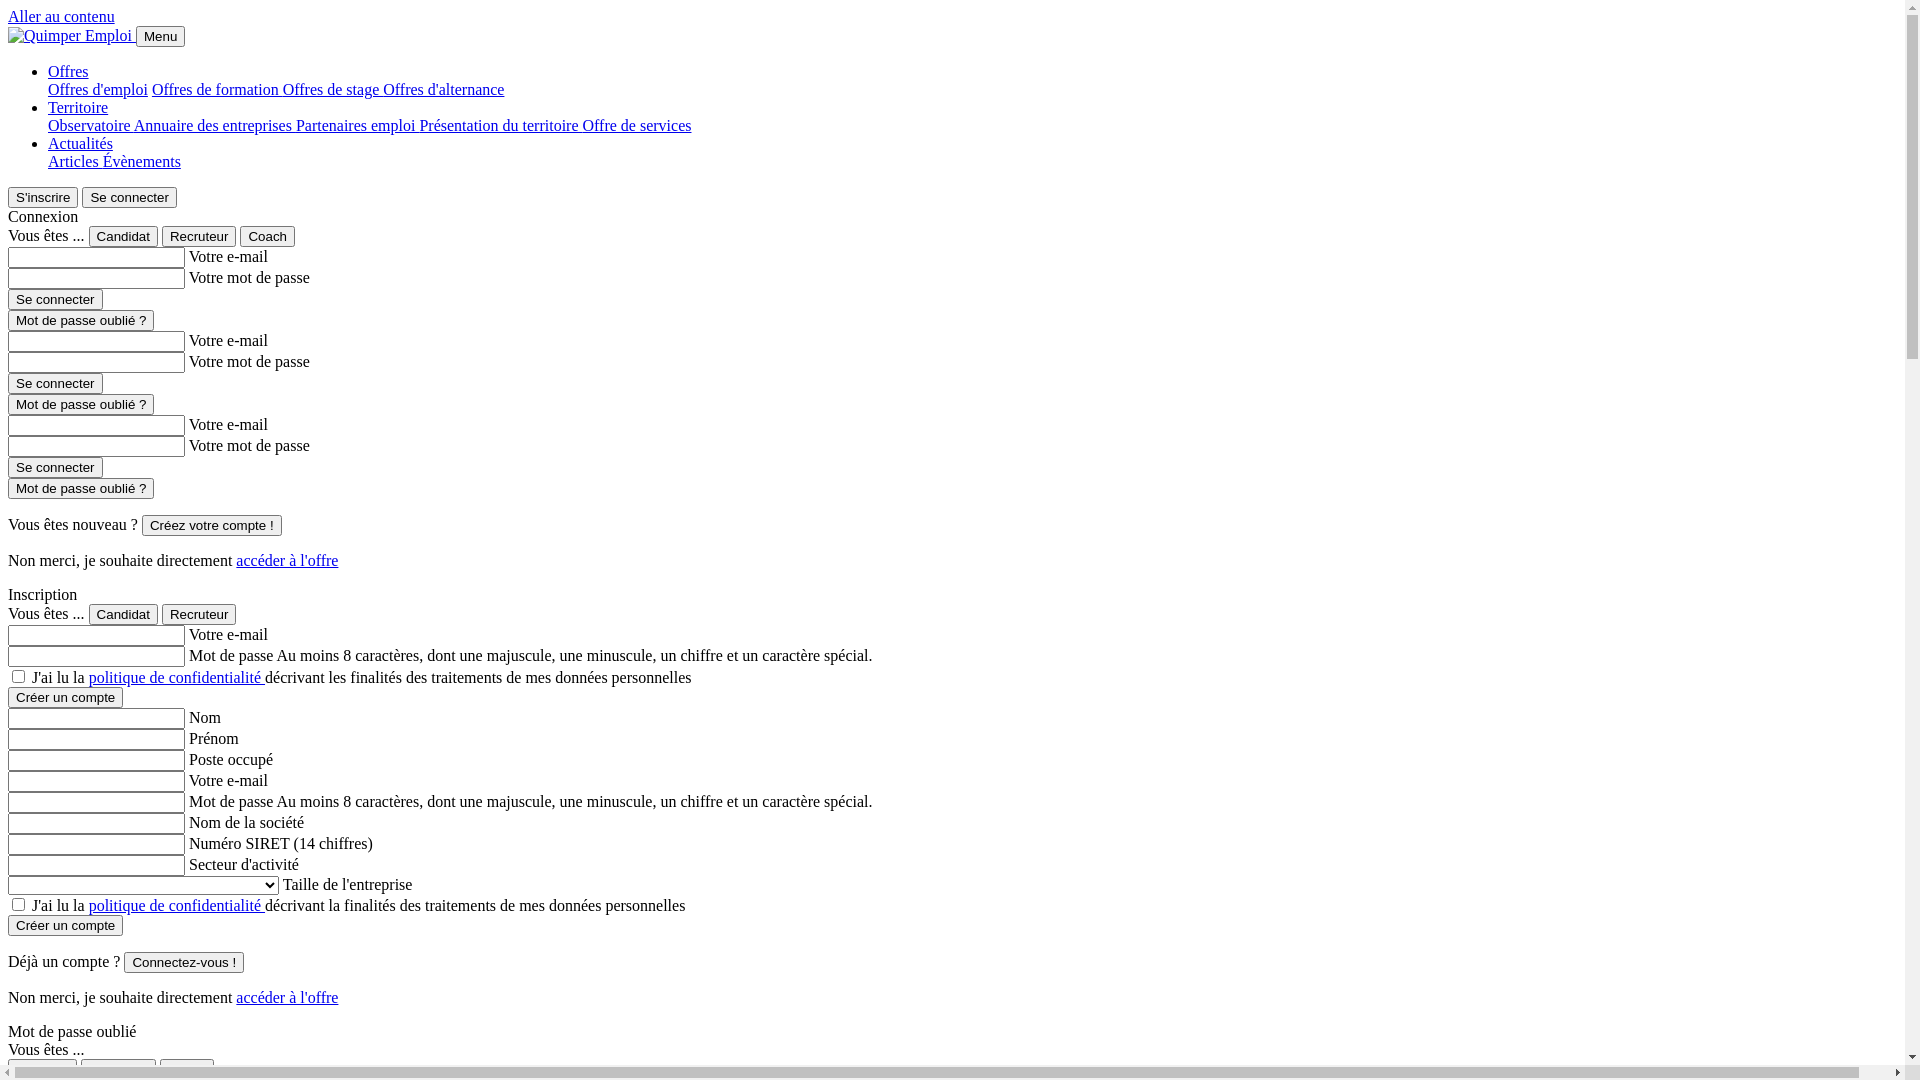  What do you see at coordinates (96, 88) in the screenshot?
I see `'Offres d'emploi'` at bounding box center [96, 88].